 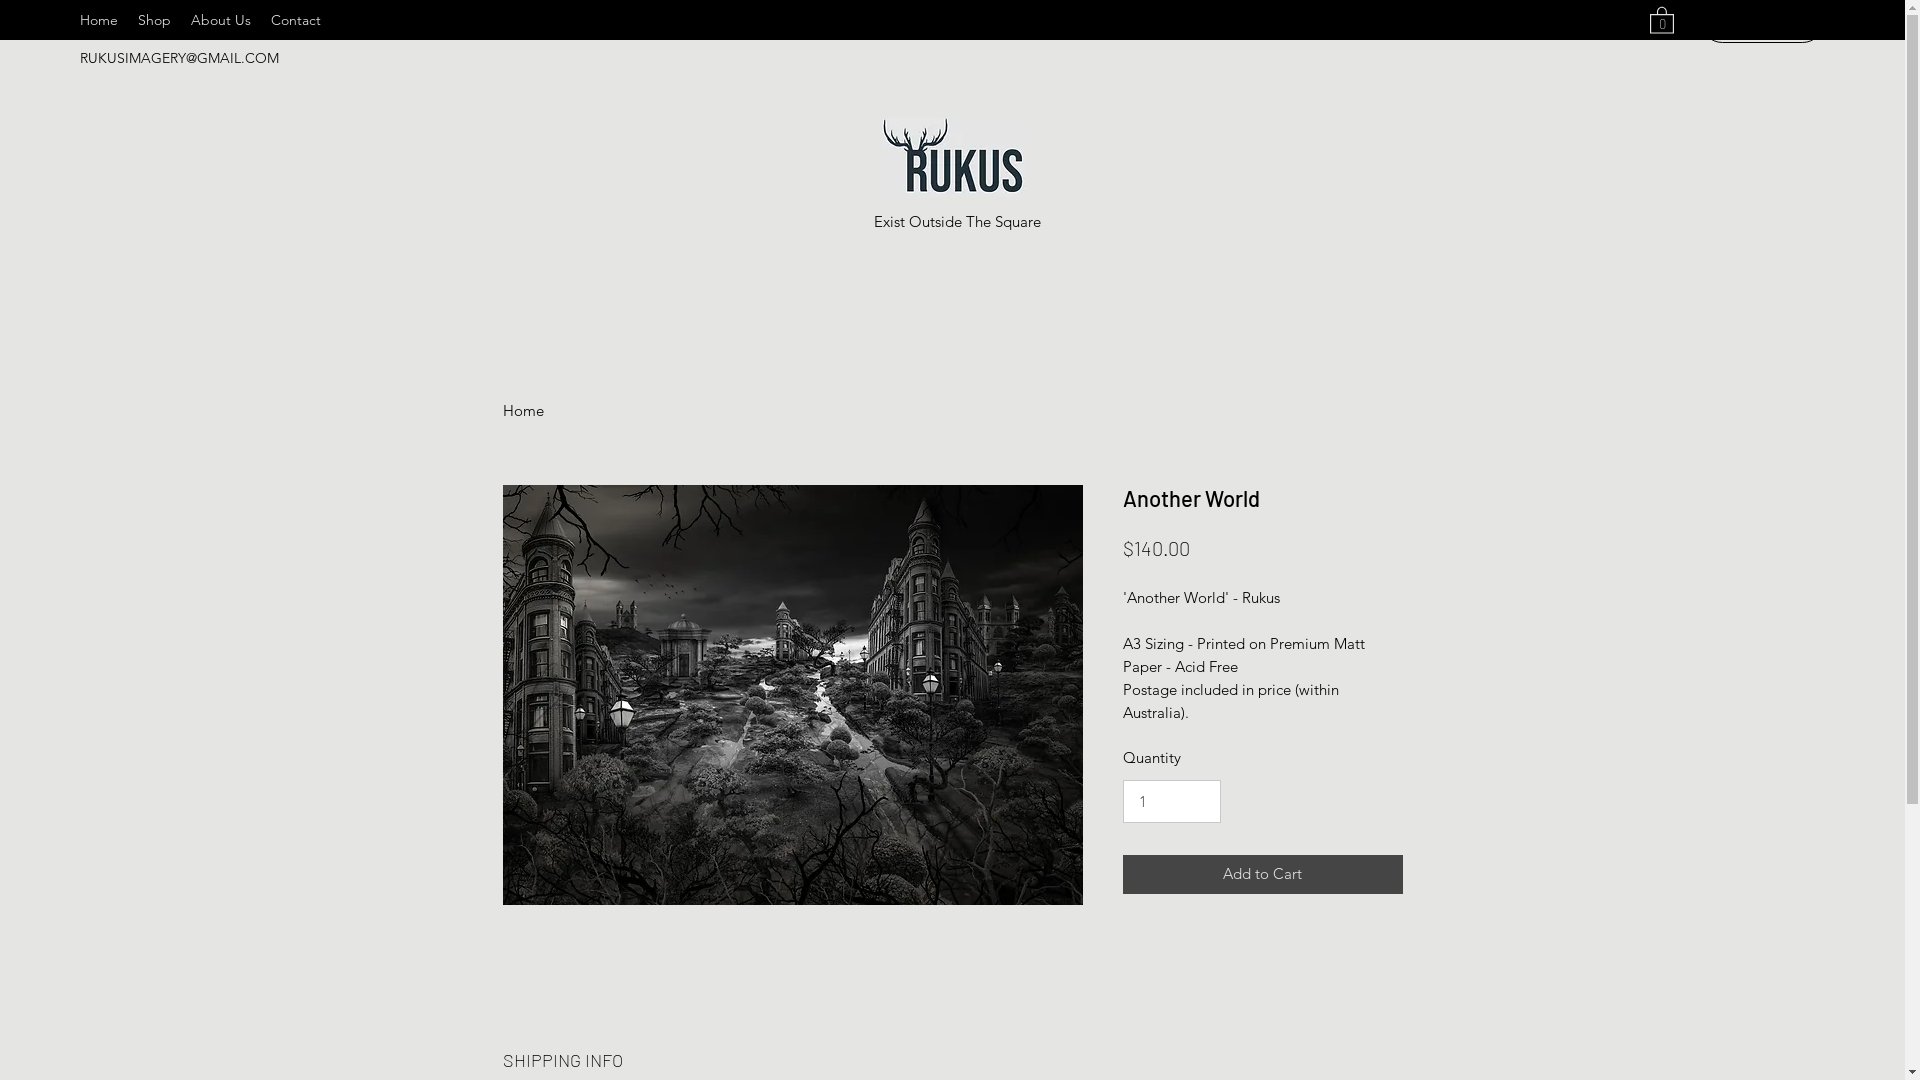 What do you see at coordinates (98, 19) in the screenshot?
I see `'Home'` at bounding box center [98, 19].